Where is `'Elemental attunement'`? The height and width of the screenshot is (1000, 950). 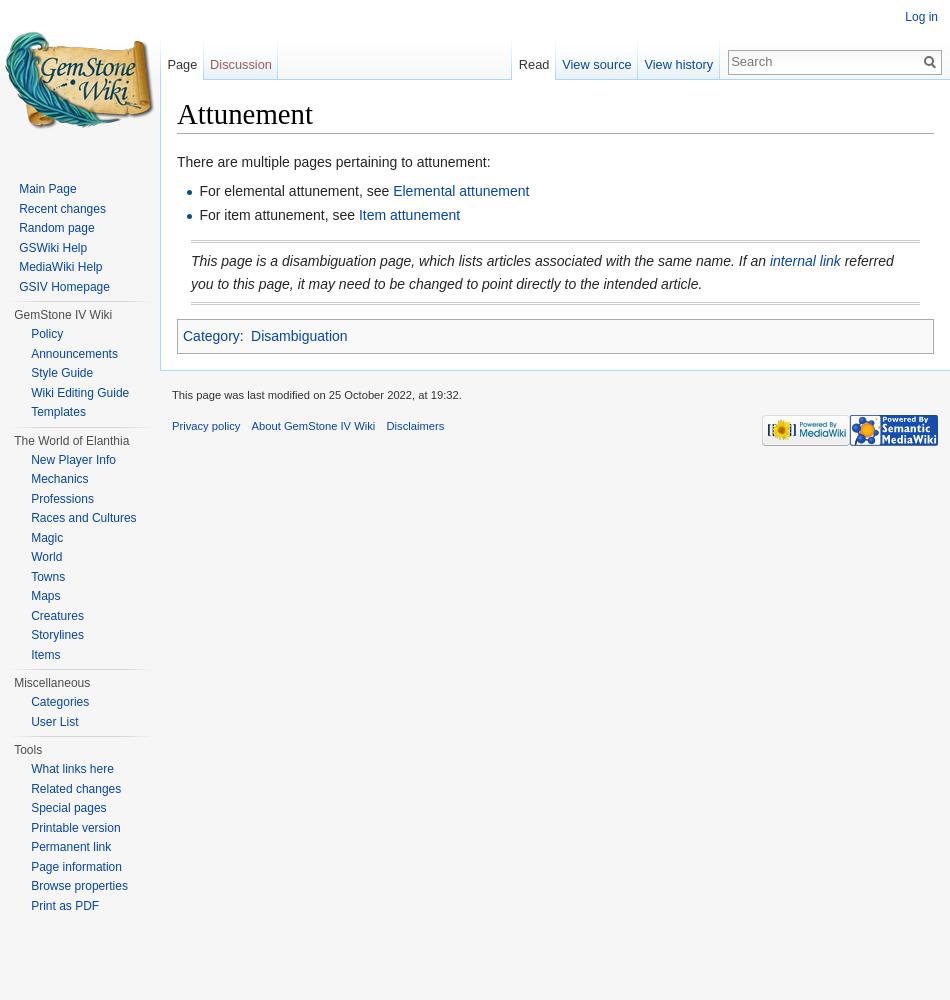 'Elemental attunement' is located at coordinates (460, 190).